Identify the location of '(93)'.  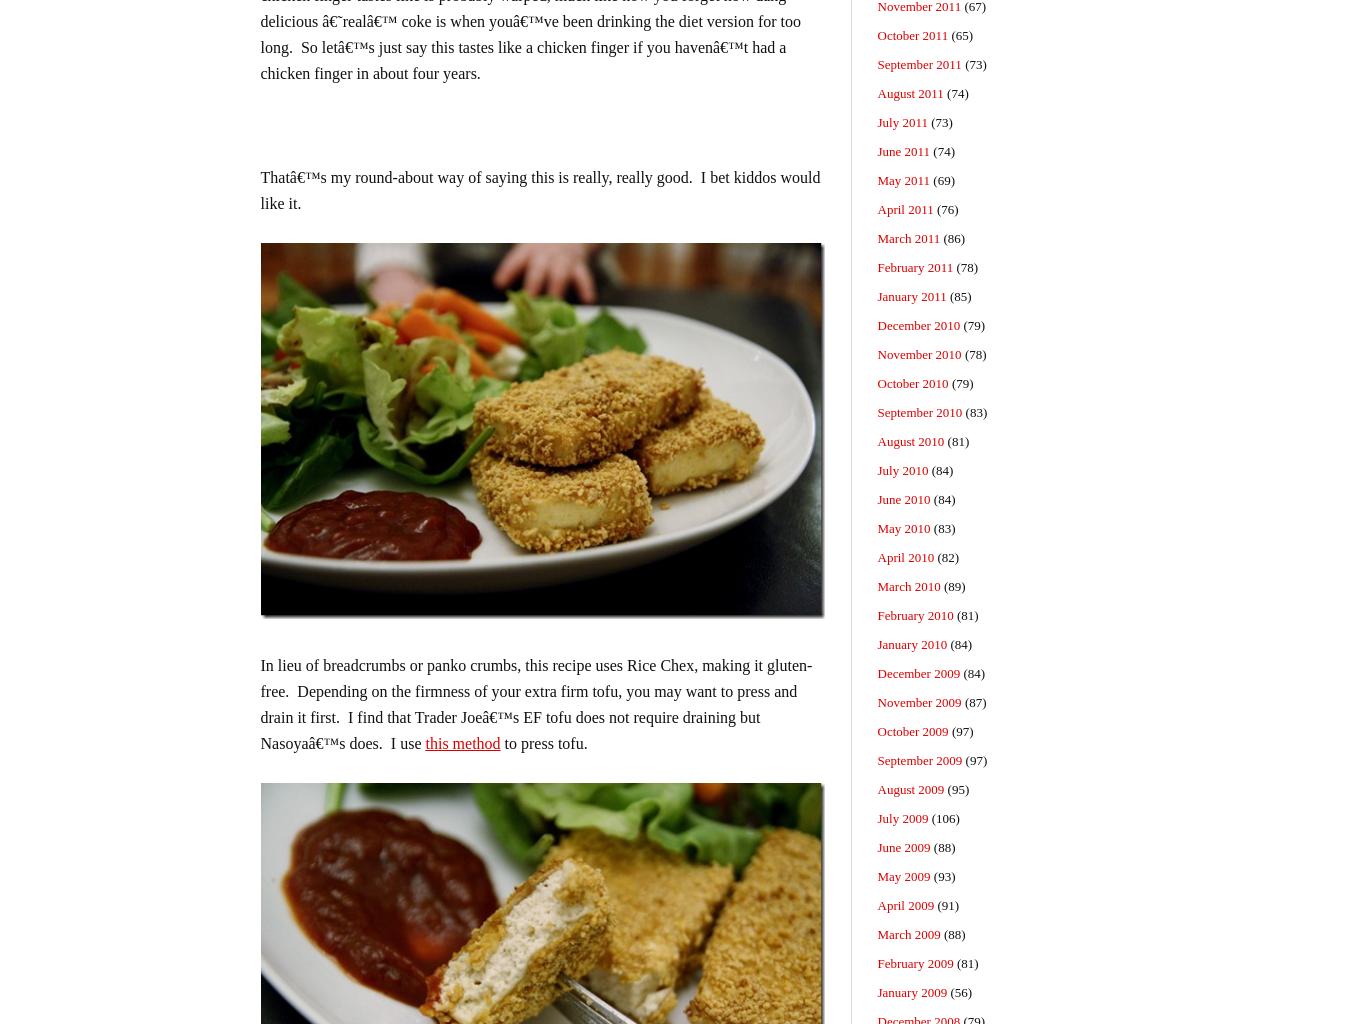
(942, 876).